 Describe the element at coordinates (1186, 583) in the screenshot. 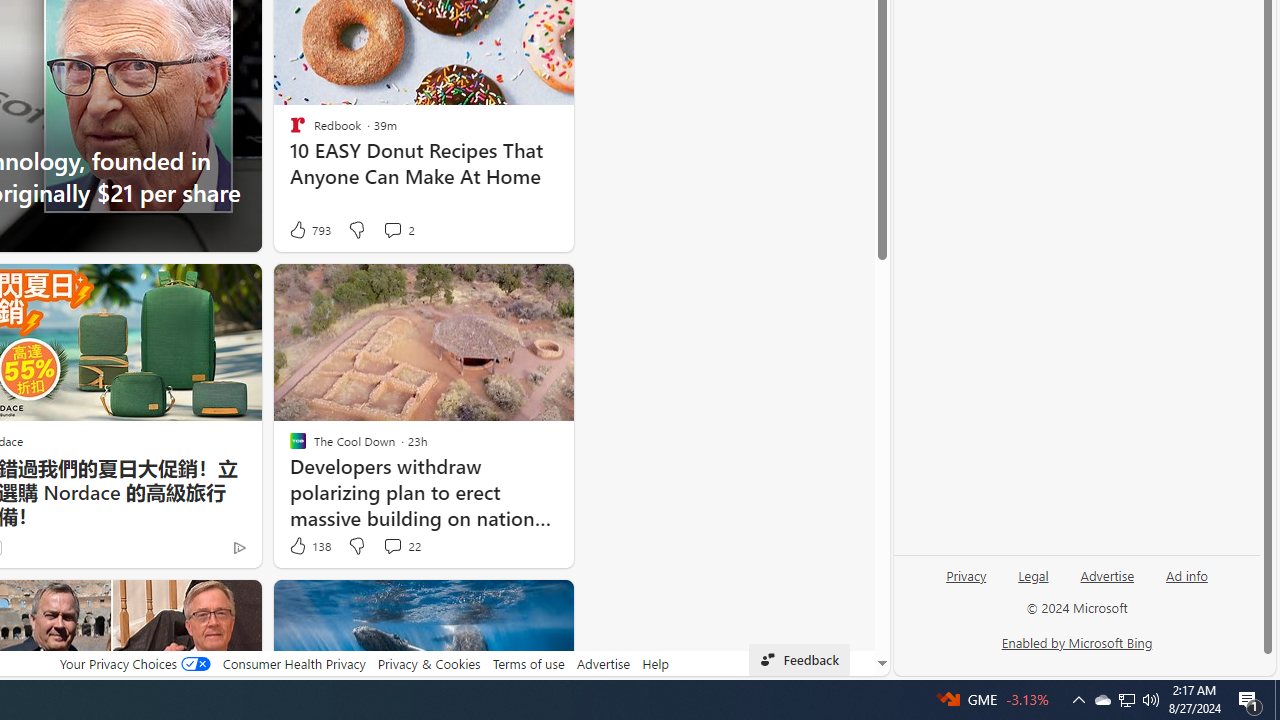

I see `'Ad info'` at that location.